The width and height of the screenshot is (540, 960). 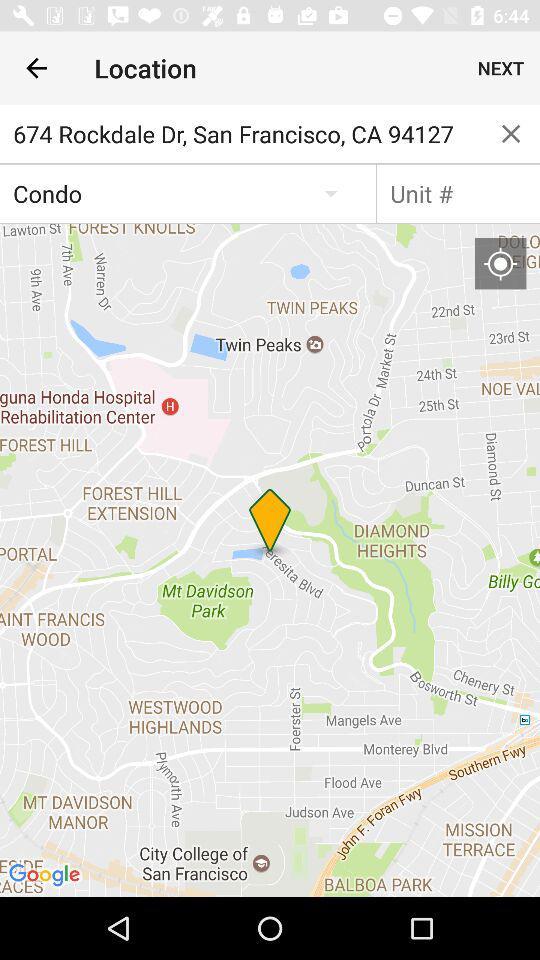 What do you see at coordinates (241, 133) in the screenshot?
I see `the 674 rockdale dr` at bounding box center [241, 133].